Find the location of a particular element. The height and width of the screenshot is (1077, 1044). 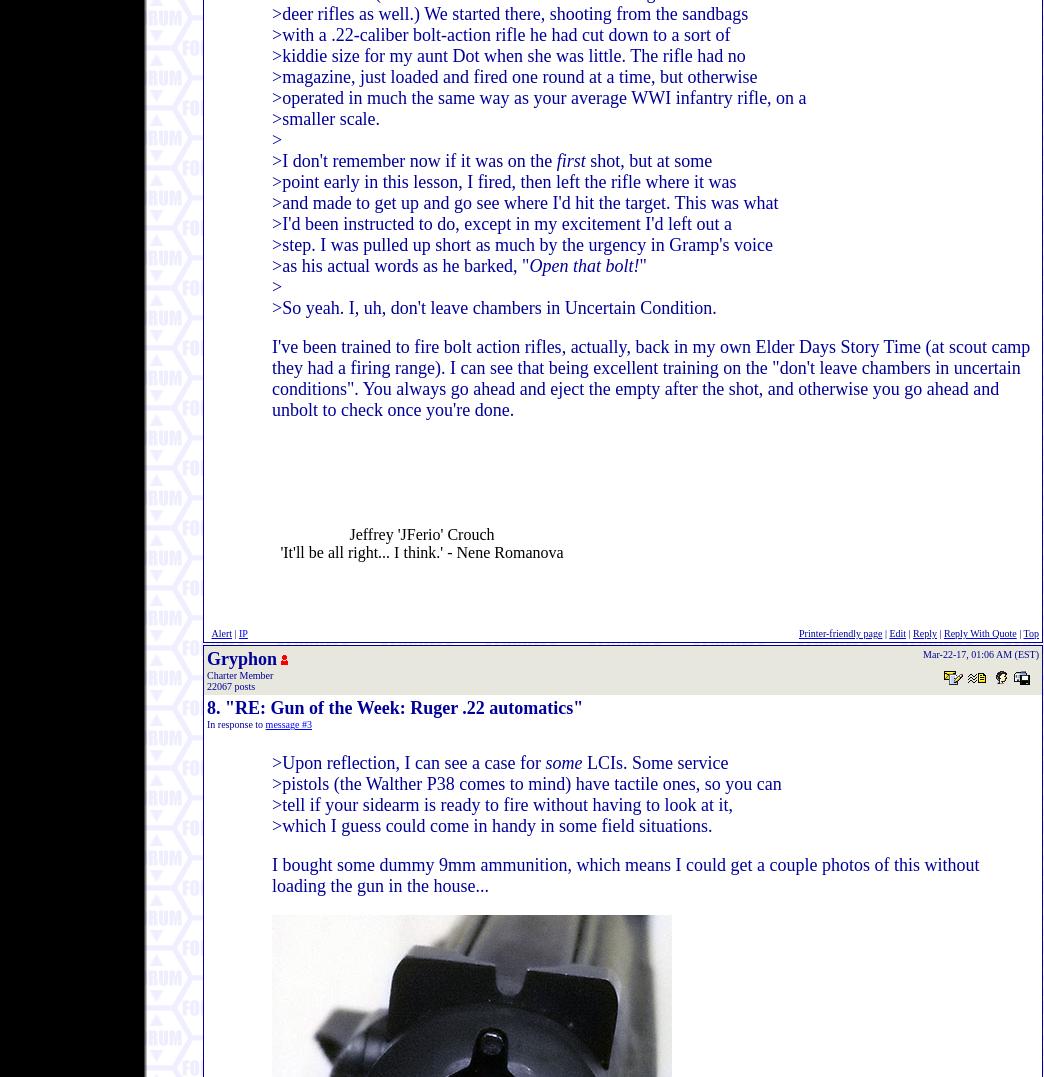

'22067 posts' is located at coordinates (231, 685).